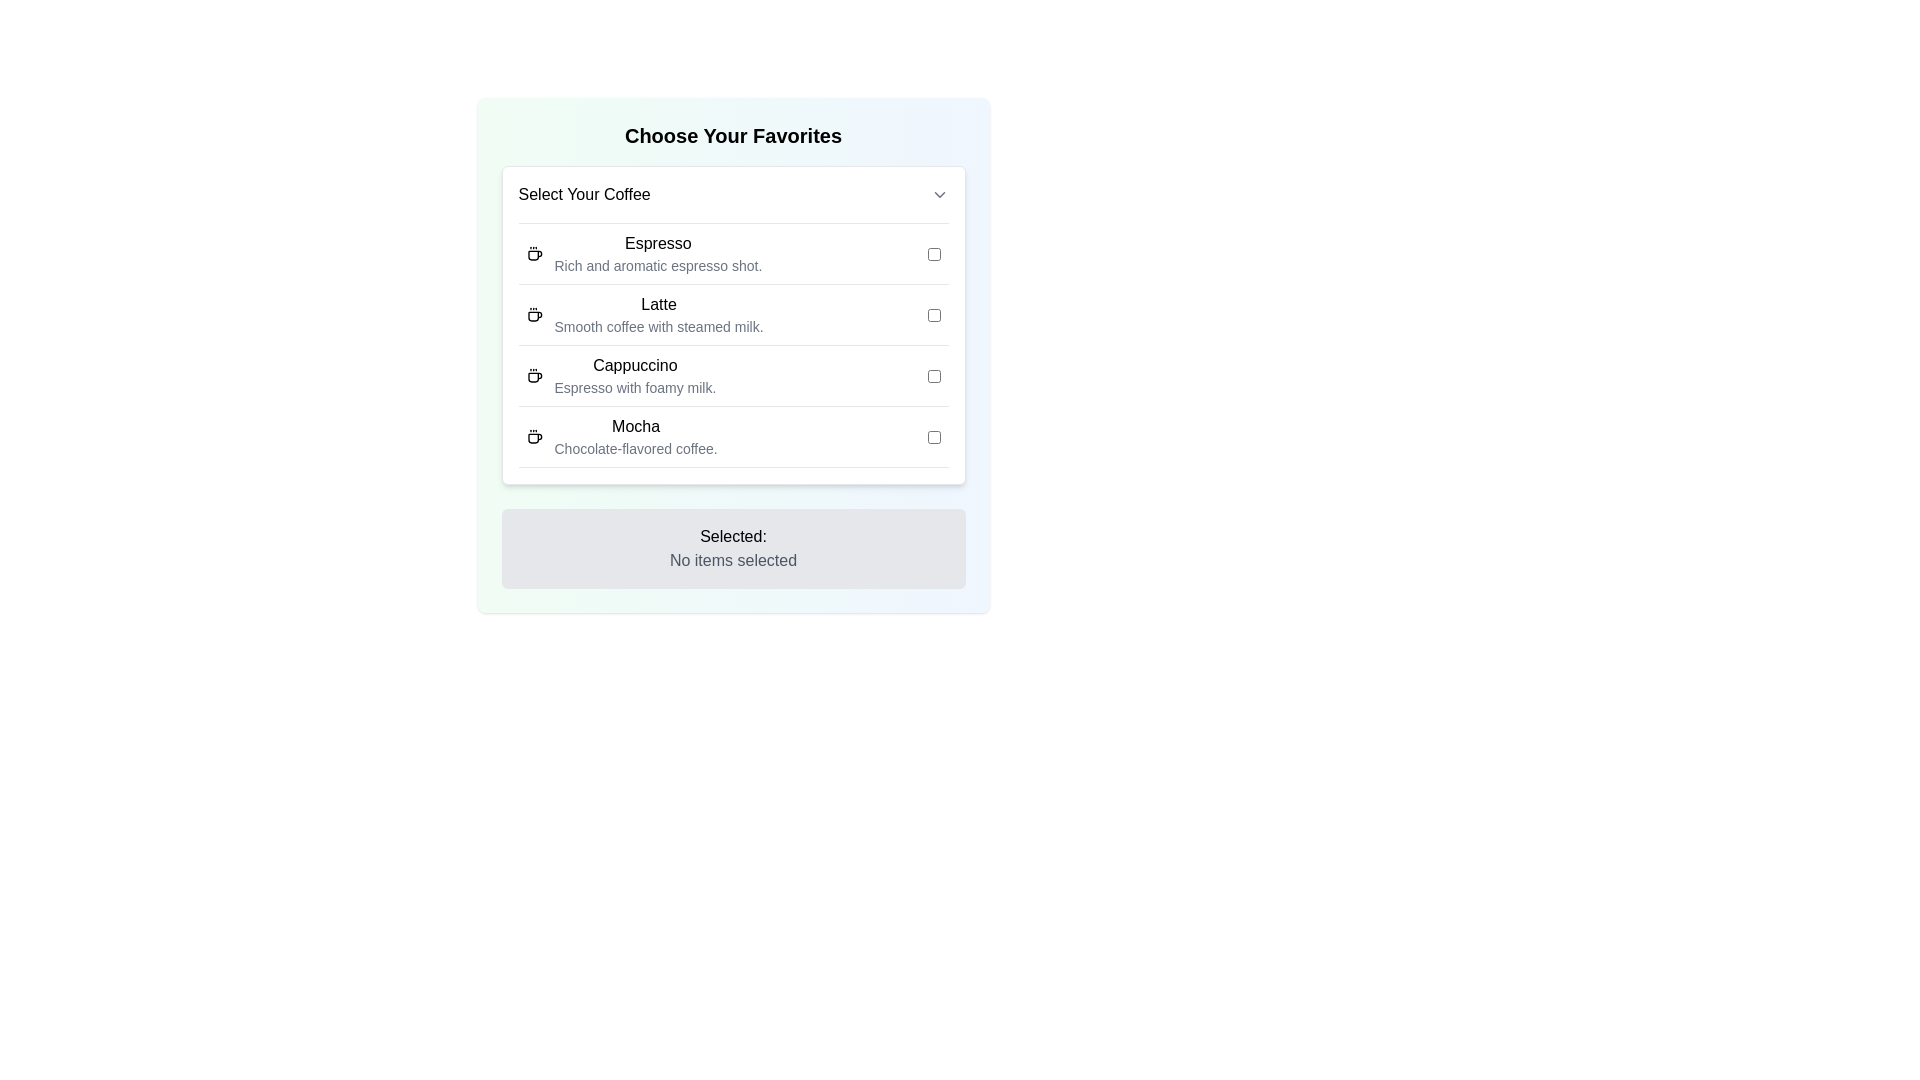  Describe the element at coordinates (658, 304) in the screenshot. I see `the 'Latte' label in the 'Select Your Coffee' list, which is the second item and displays the text 'Latte'` at that location.